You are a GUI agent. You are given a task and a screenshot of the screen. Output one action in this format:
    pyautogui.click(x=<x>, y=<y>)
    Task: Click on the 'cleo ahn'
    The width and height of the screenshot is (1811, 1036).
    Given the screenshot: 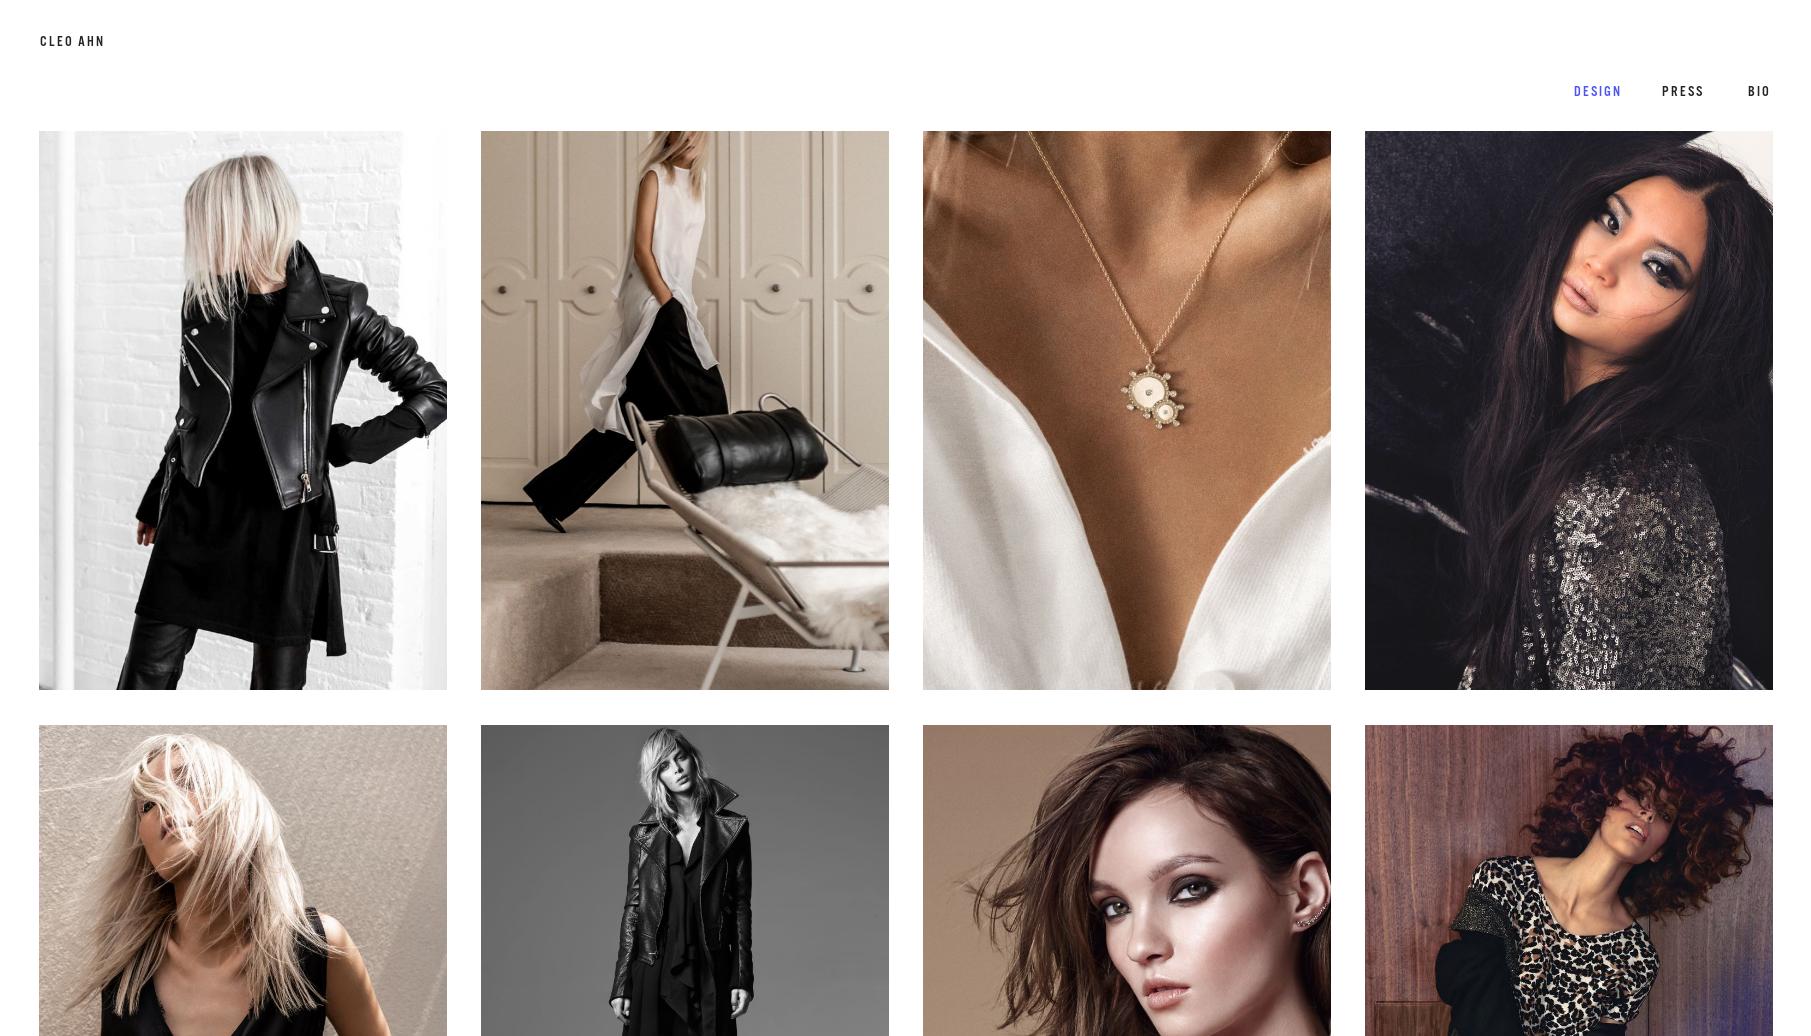 What is the action you would take?
    pyautogui.click(x=40, y=41)
    